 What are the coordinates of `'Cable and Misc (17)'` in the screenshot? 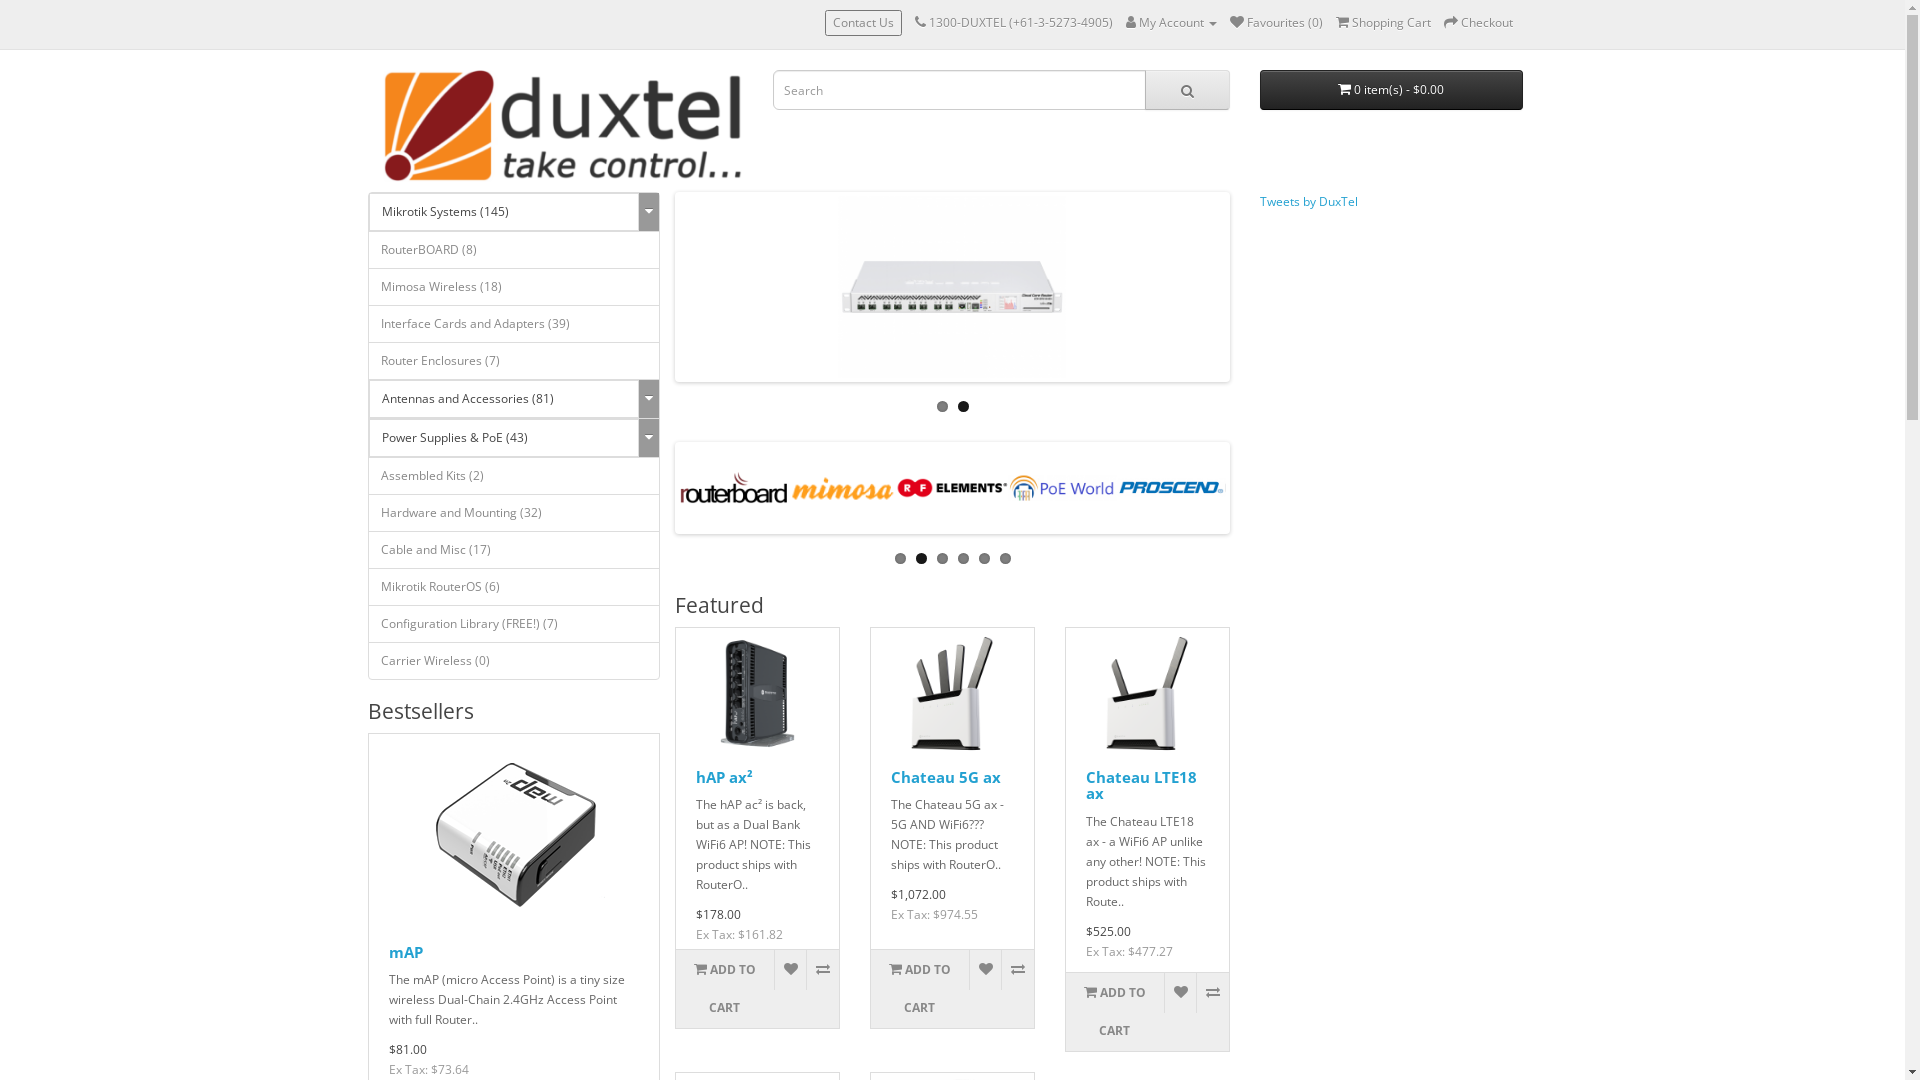 It's located at (514, 550).